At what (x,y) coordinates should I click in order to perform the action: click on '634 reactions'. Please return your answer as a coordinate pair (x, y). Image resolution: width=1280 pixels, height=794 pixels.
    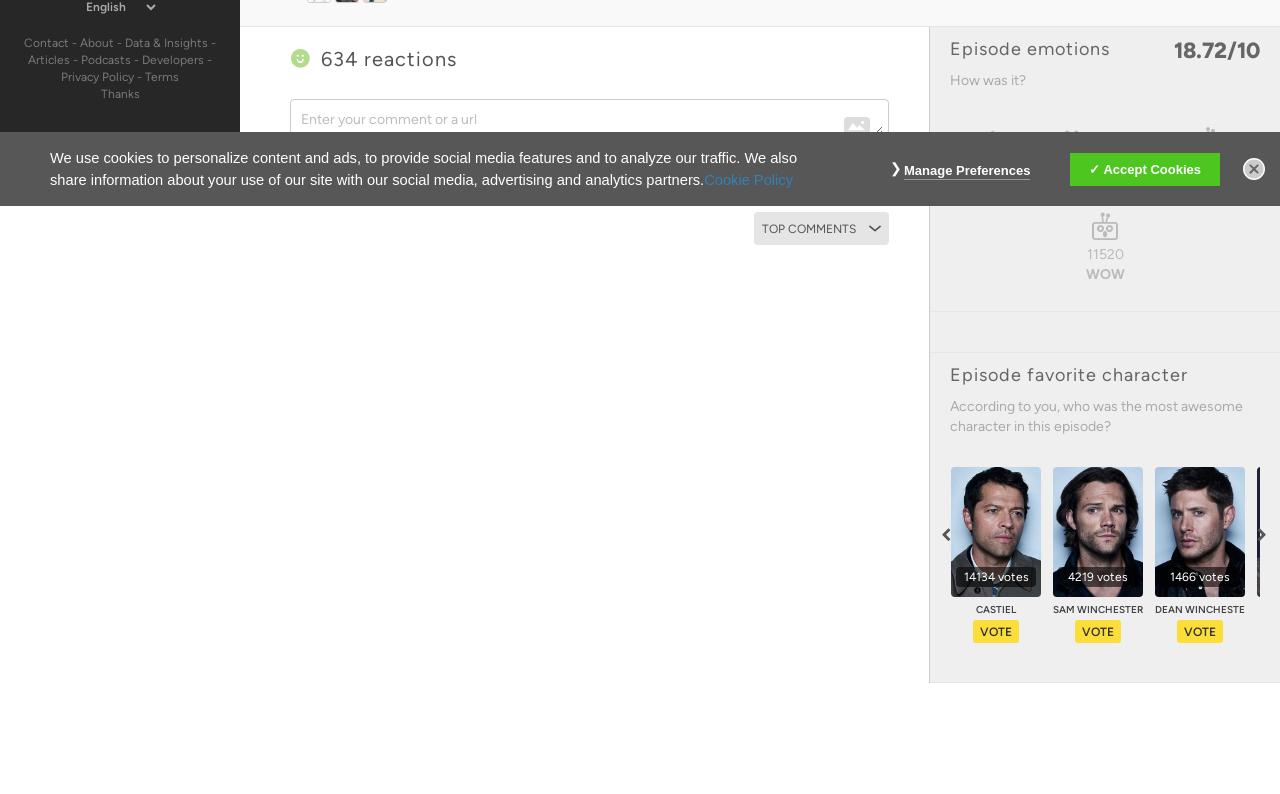
    Looking at the image, I should click on (321, 58).